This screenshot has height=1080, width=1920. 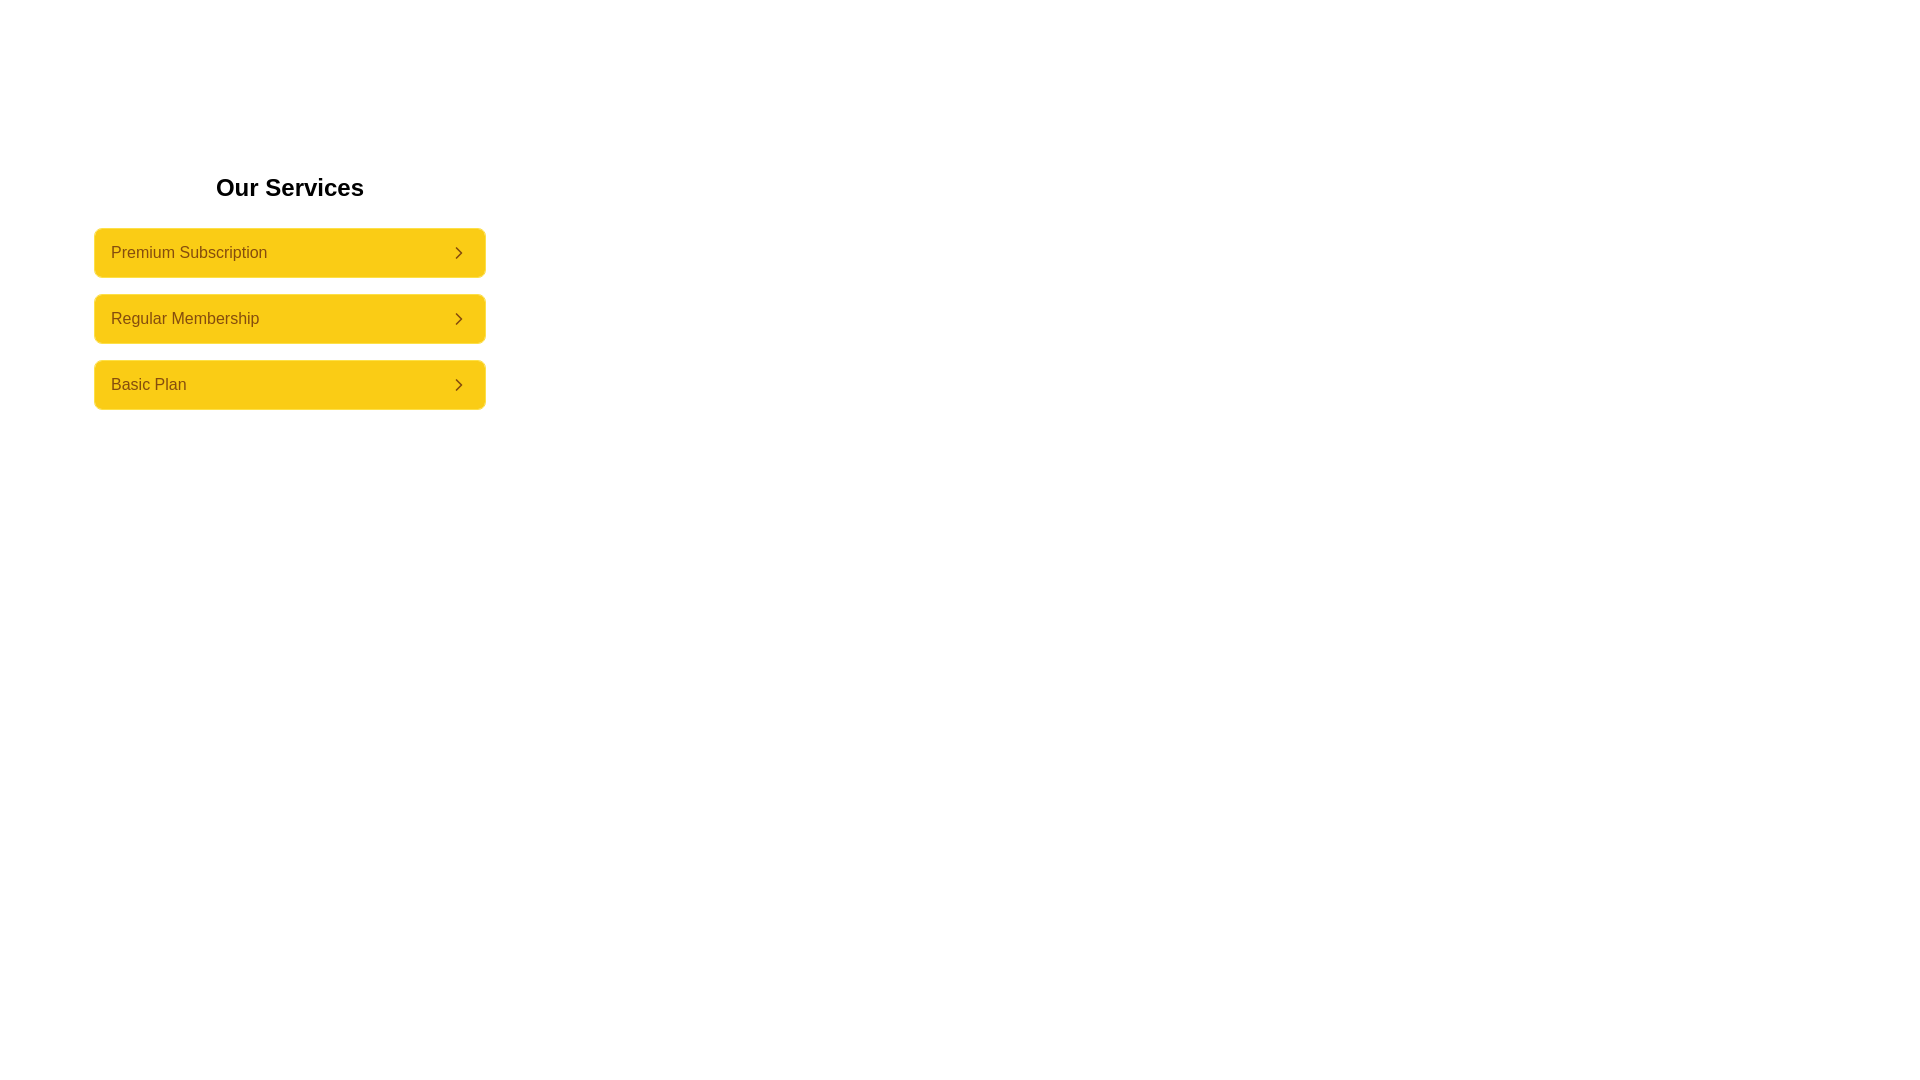 I want to click on the static header element that serves as a title for the subscription options, indicating the theme of the section, so click(x=288, y=188).